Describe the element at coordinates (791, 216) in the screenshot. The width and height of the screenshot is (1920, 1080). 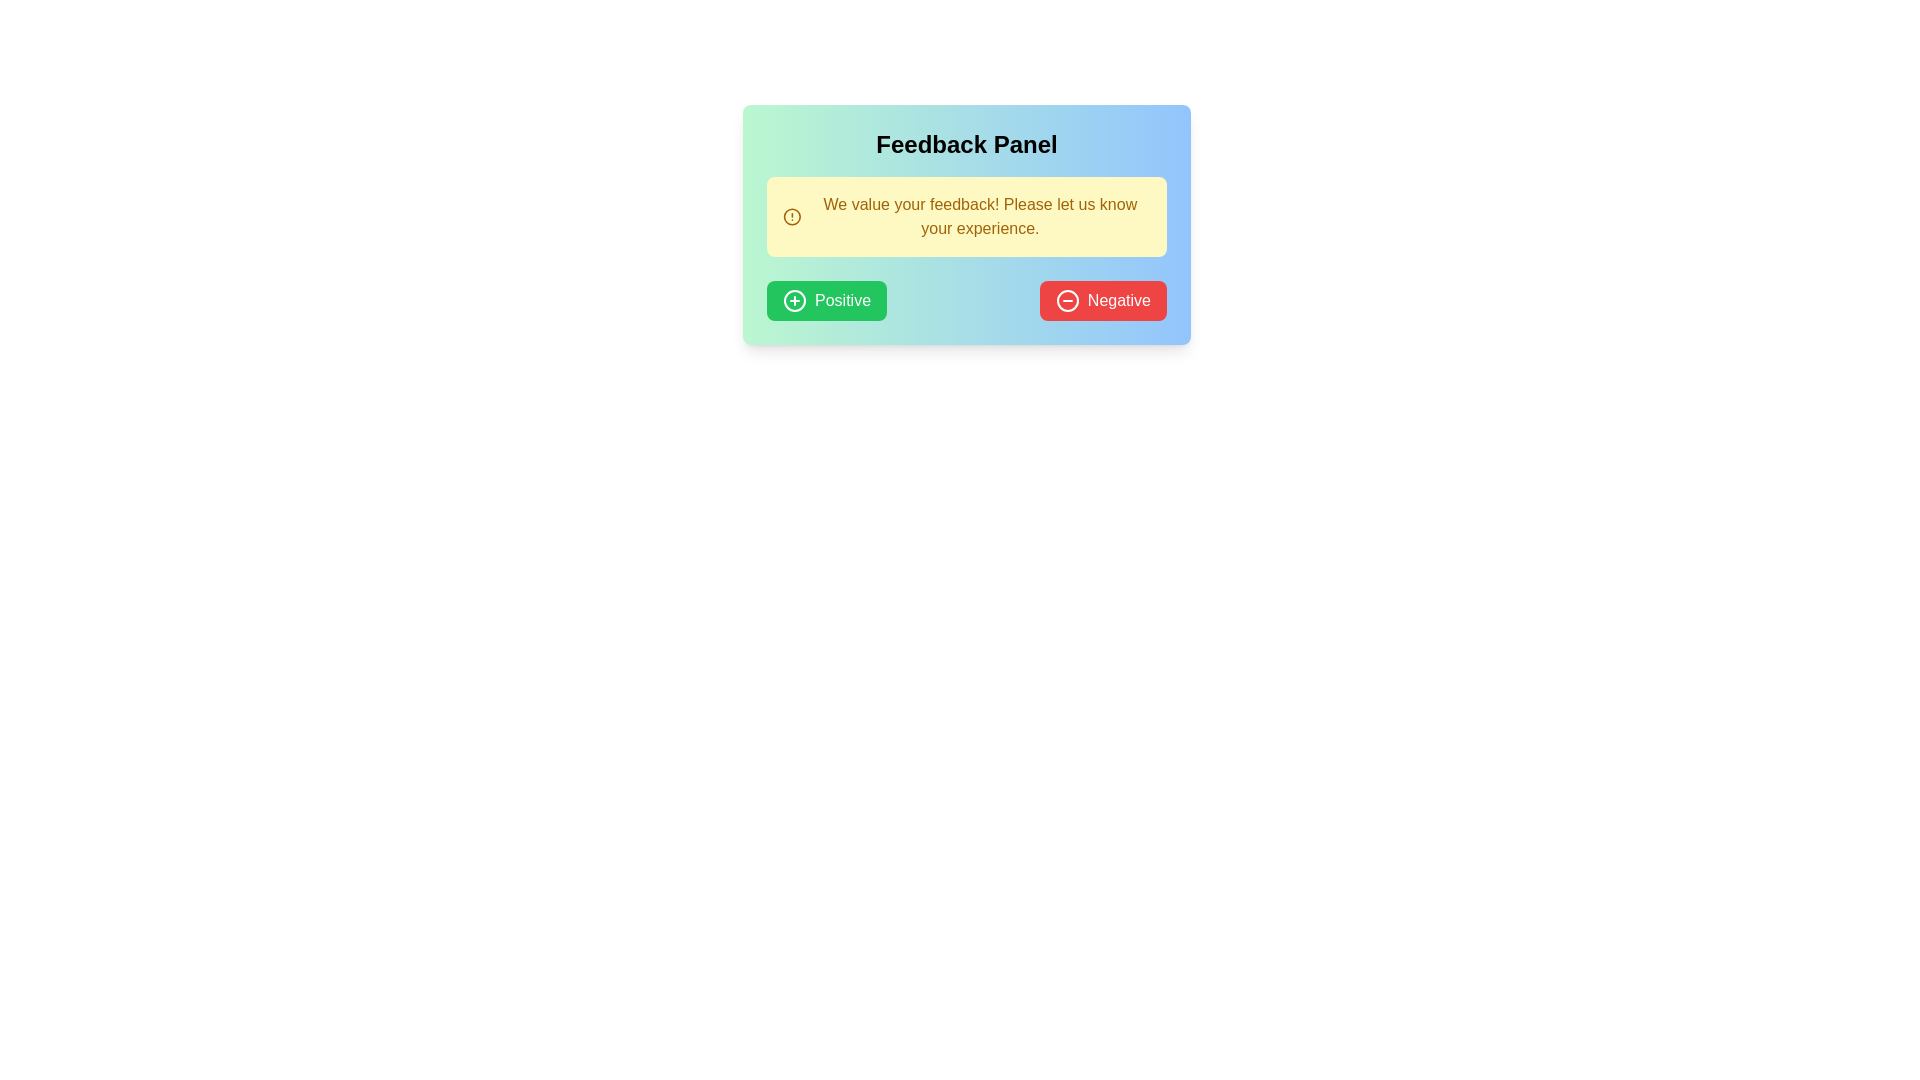
I see `the circular graphic element that serves as the outer border of the warning or alert icon, located in the feedback panel preceding the text 'We value your feedback! Please let us know your experience.'` at that location.